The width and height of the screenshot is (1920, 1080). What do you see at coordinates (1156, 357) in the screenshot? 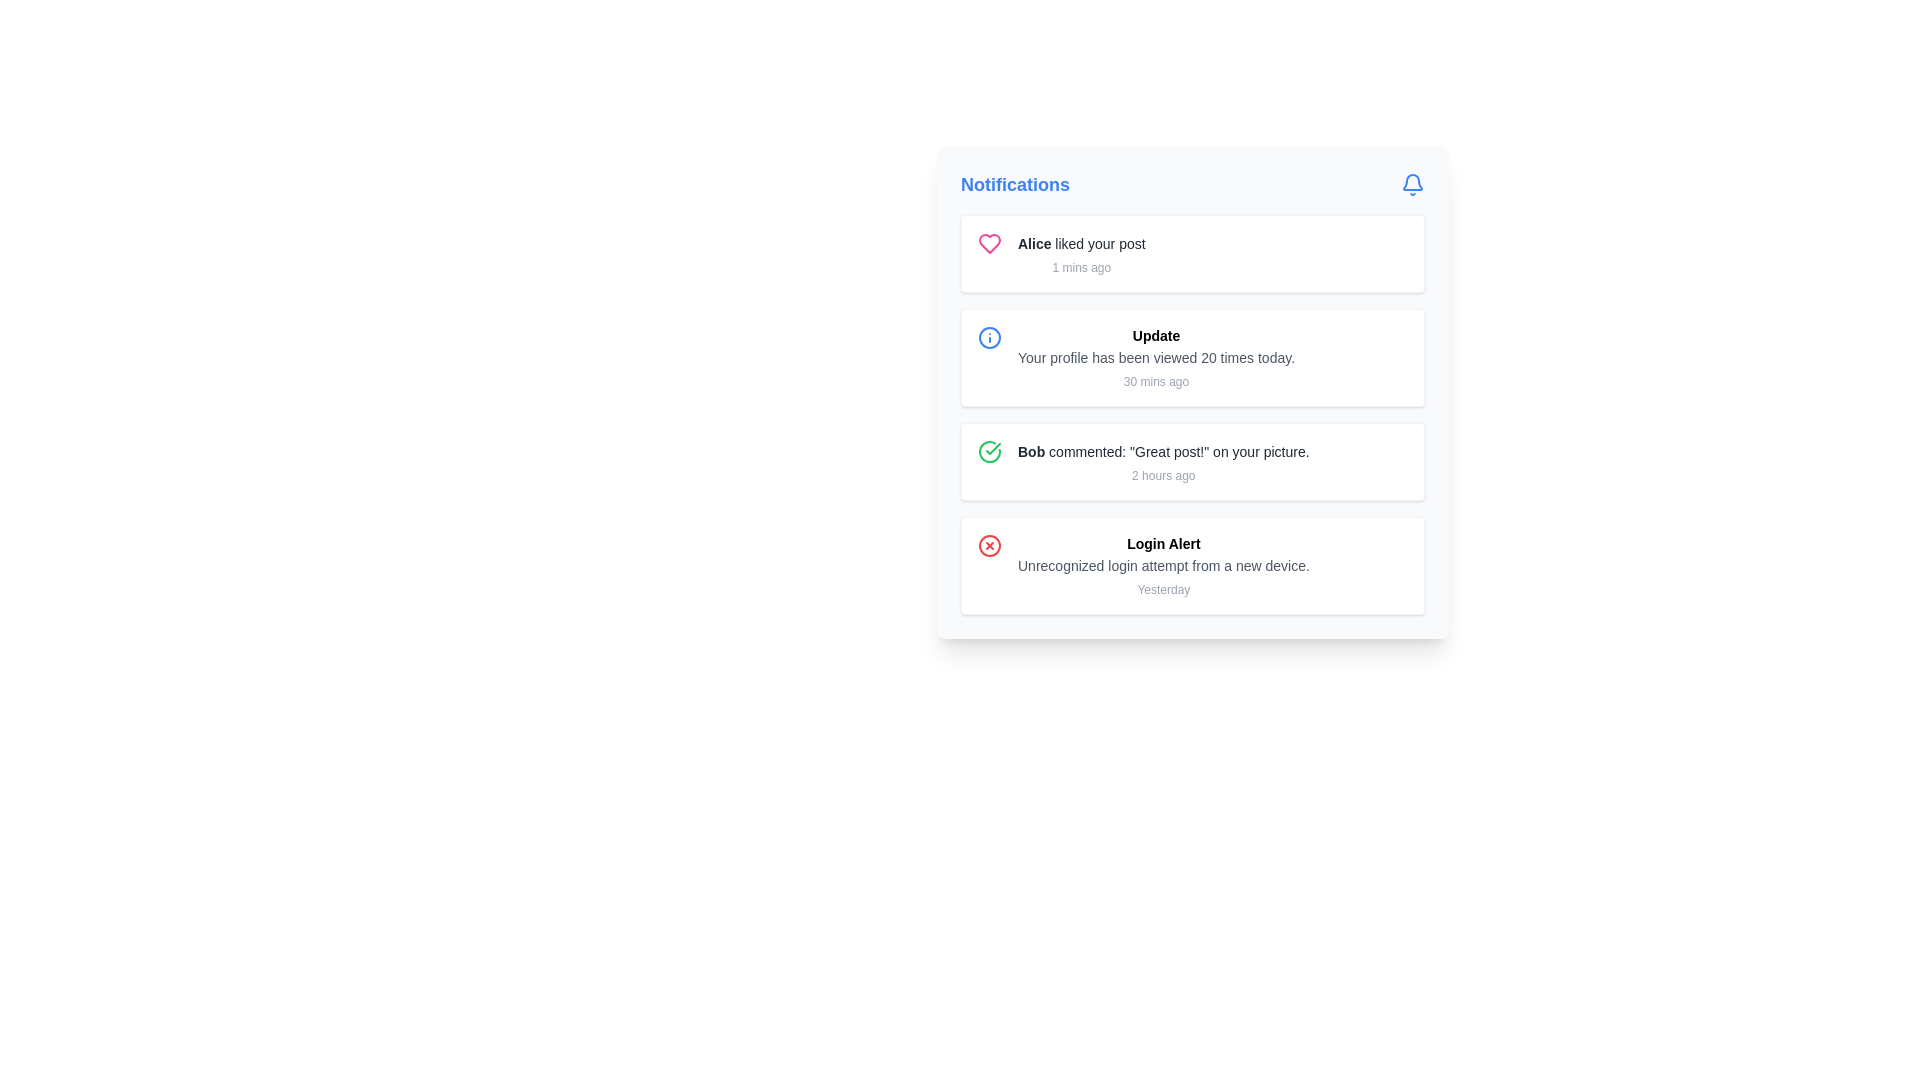
I see `the notification item which has the header 'Update', main content 'Your profile has been viewed 20 times today', and timestamp '30 mins ago'. It is the second notification in the list` at bounding box center [1156, 357].